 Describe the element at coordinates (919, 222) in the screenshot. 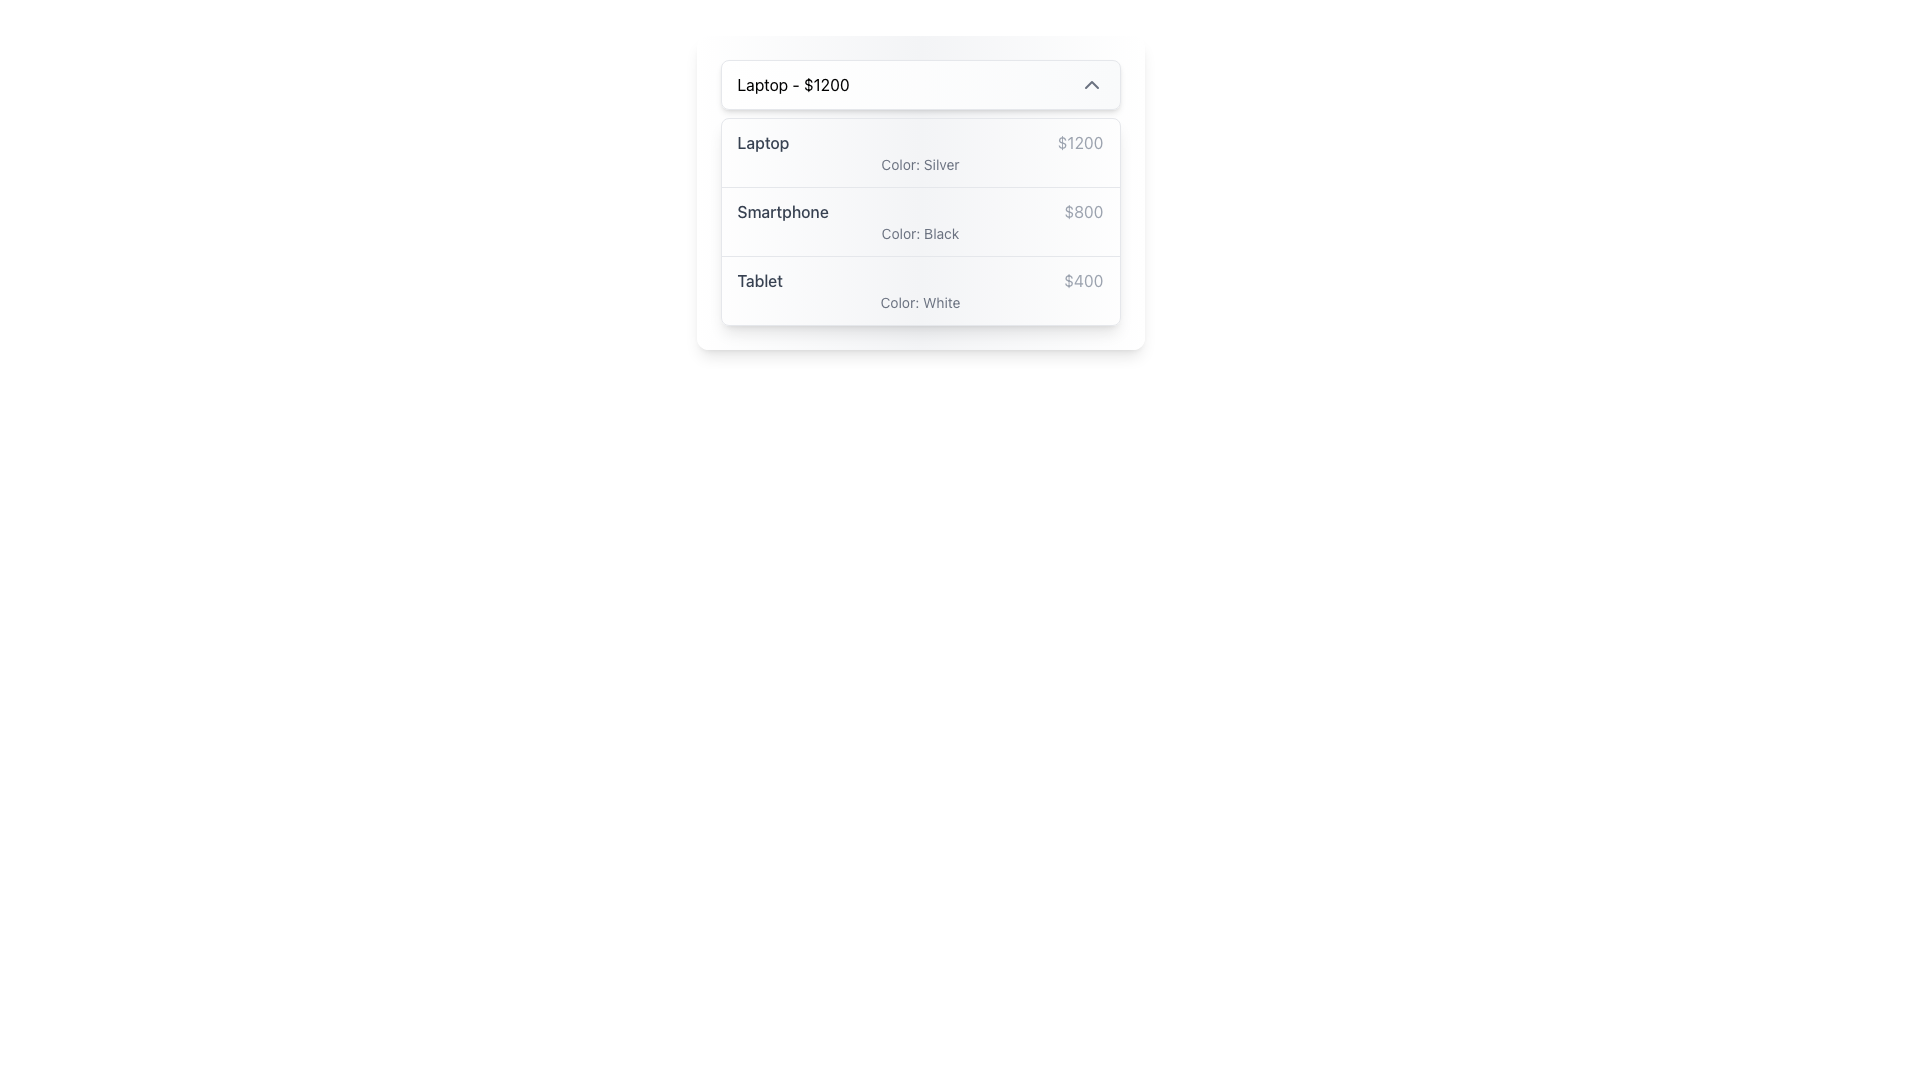

I see `the list of available products` at that location.